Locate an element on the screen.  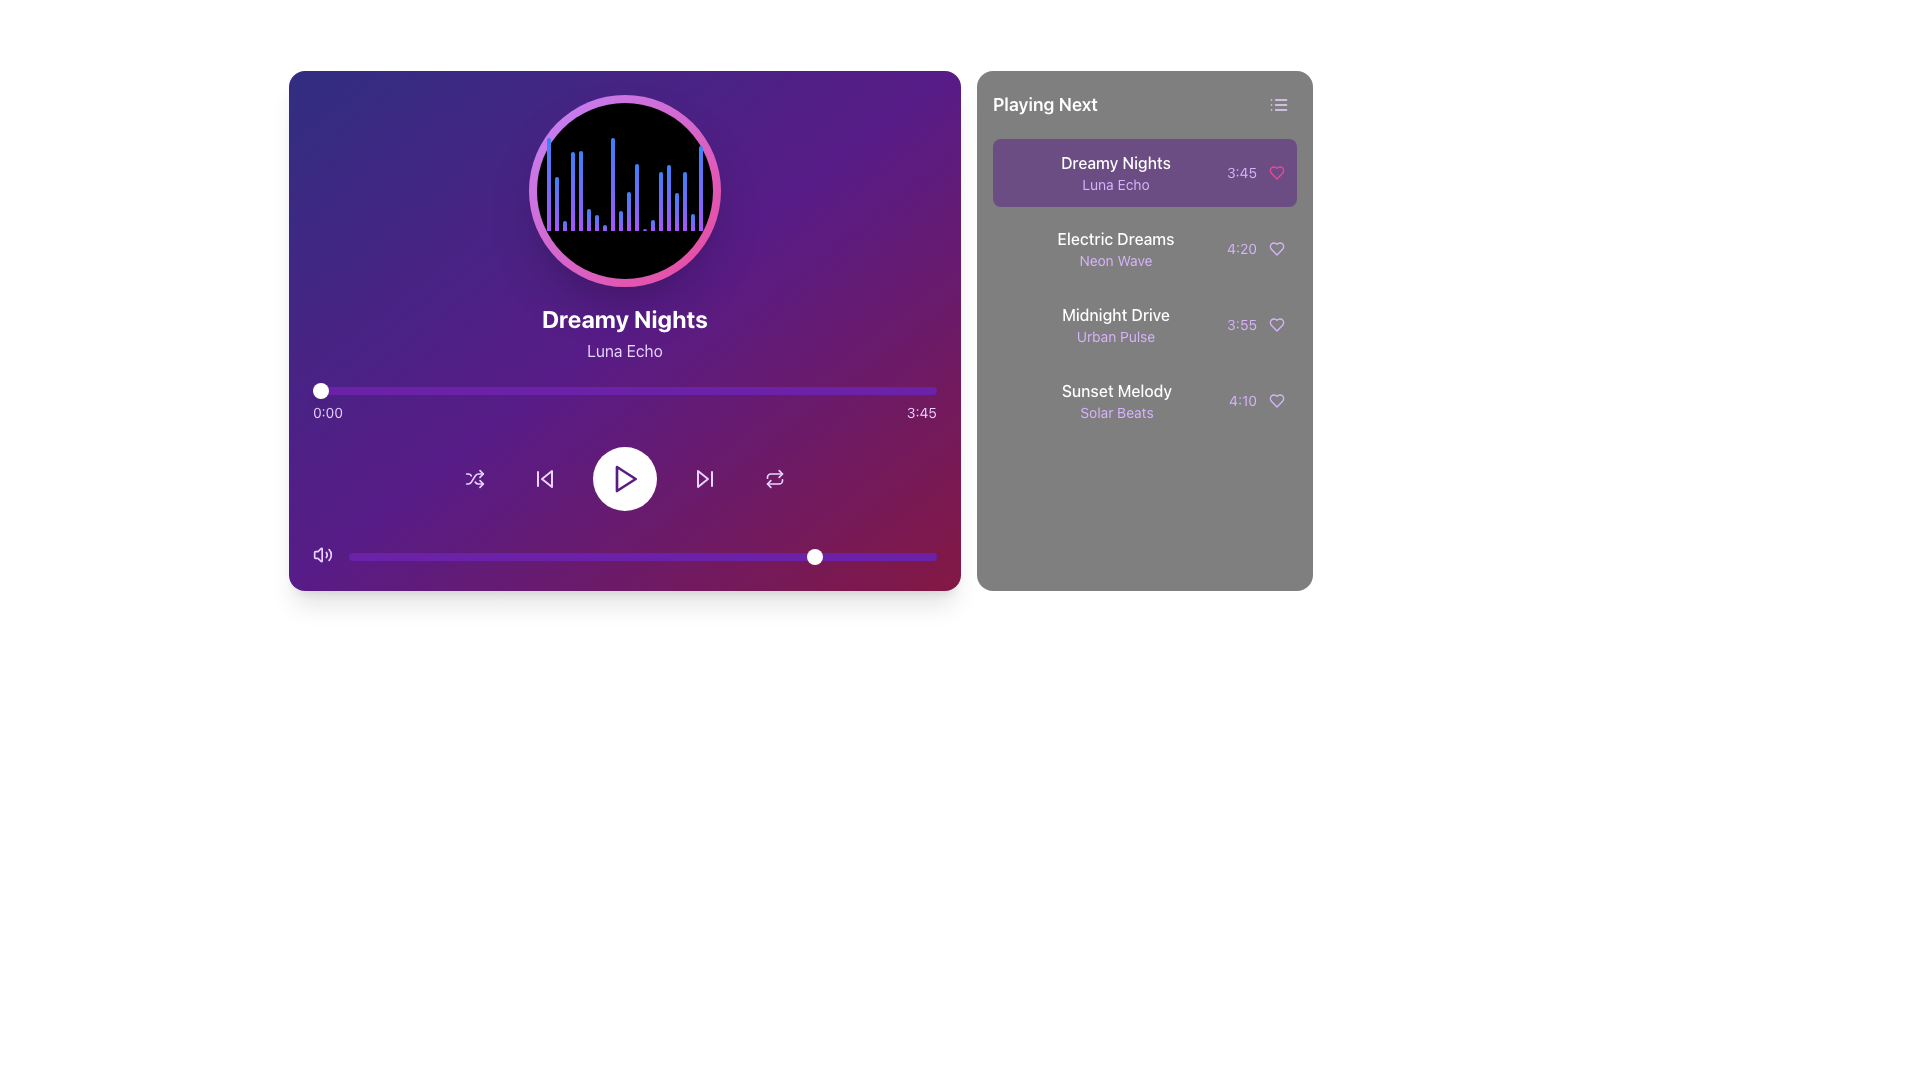
to select the music track titled 'Electric Dreams' with the subtitle 'Neon Wave' in the 'Playing Next' panel, which is the second item in the vertical list is located at coordinates (1115, 248).